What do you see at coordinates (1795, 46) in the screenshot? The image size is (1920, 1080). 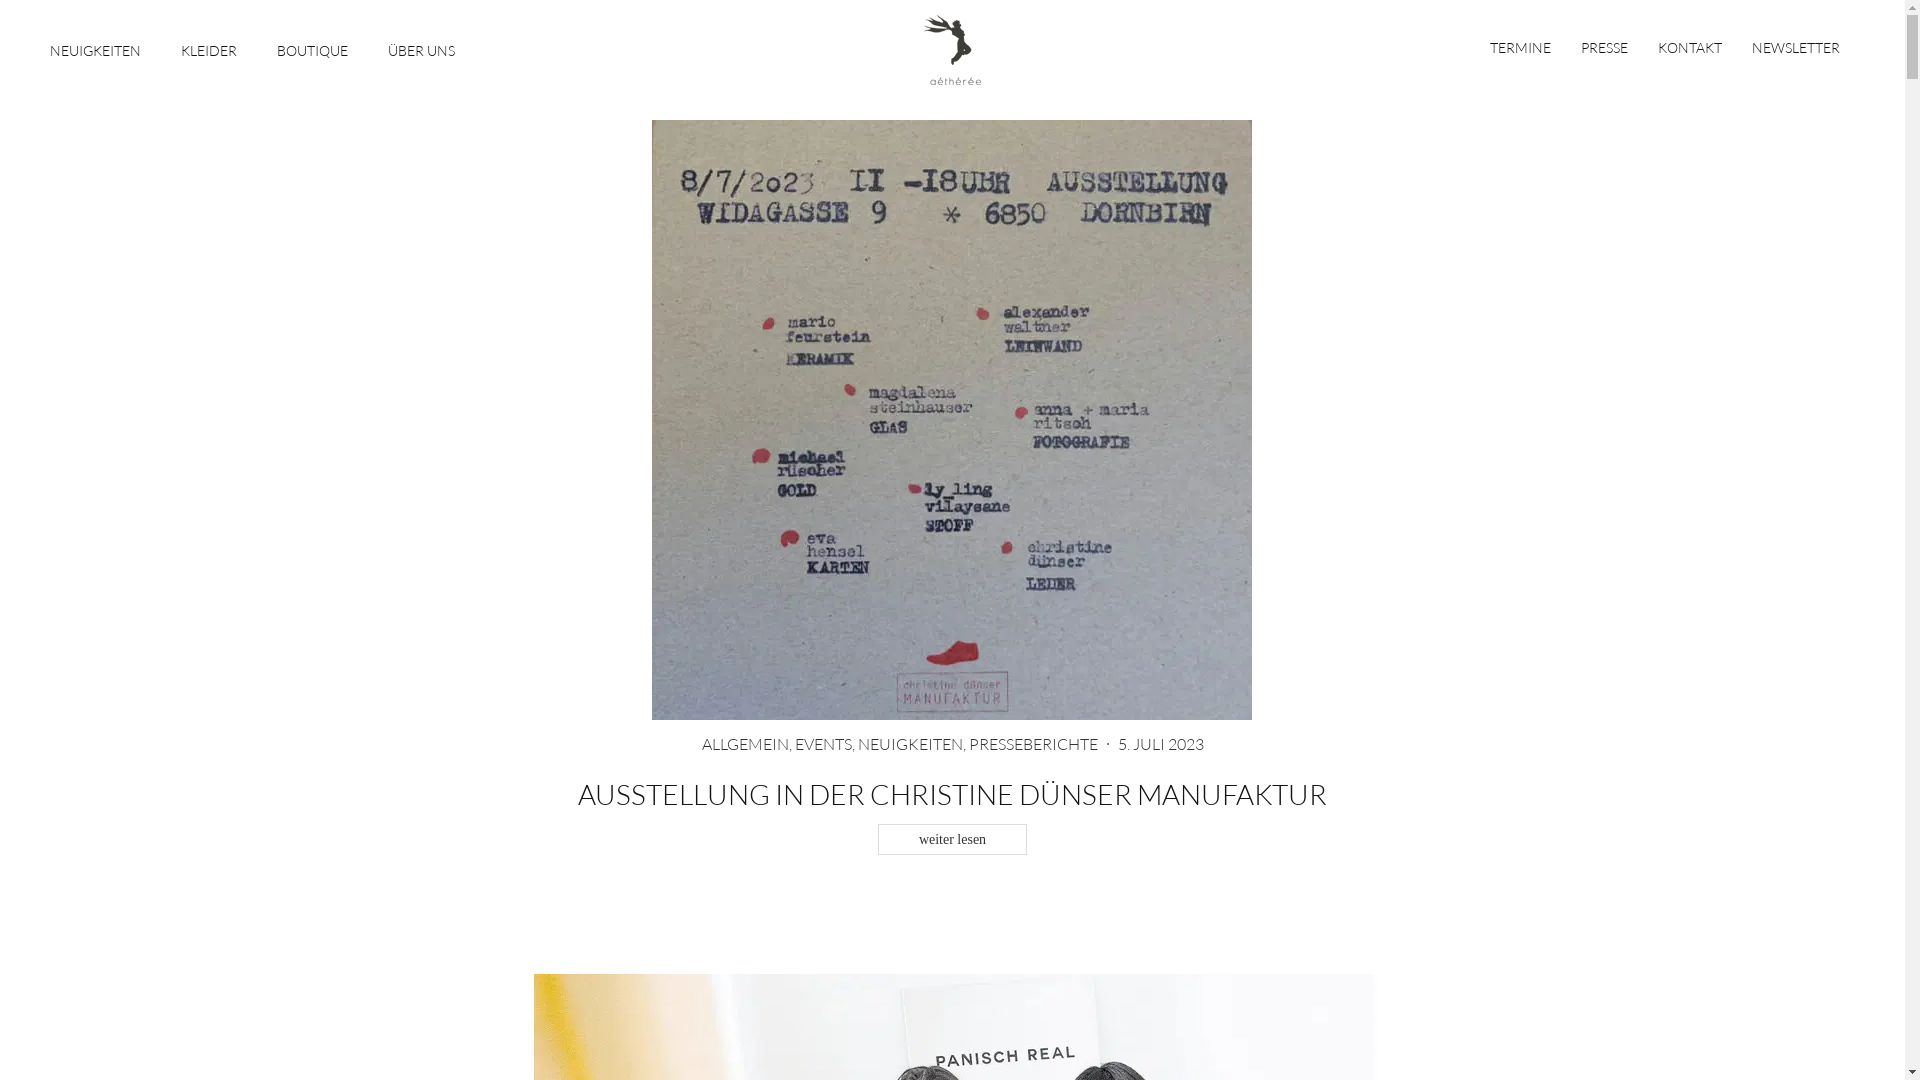 I see `'NEWSLETTER'` at bounding box center [1795, 46].